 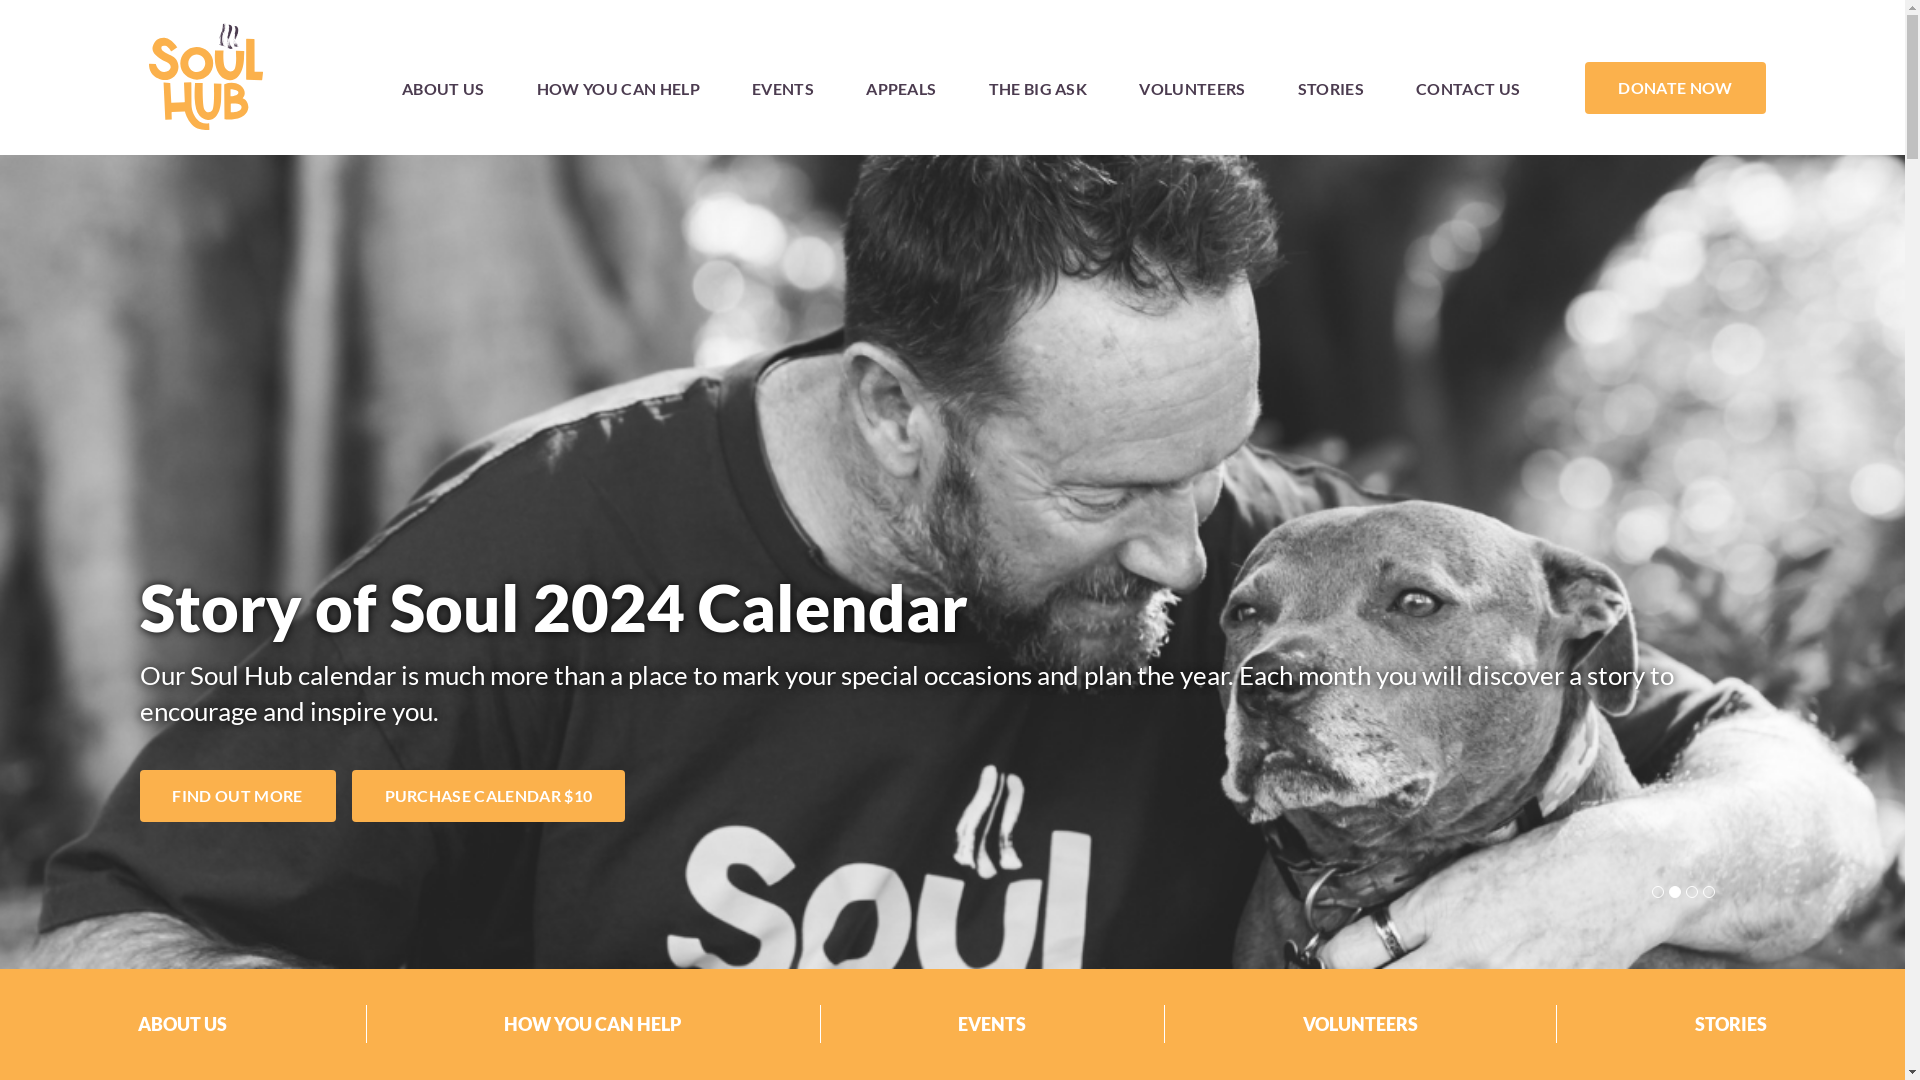 What do you see at coordinates (781, 86) in the screenshot?
I see `'EVENTS'` at bounding box center [781, 86].